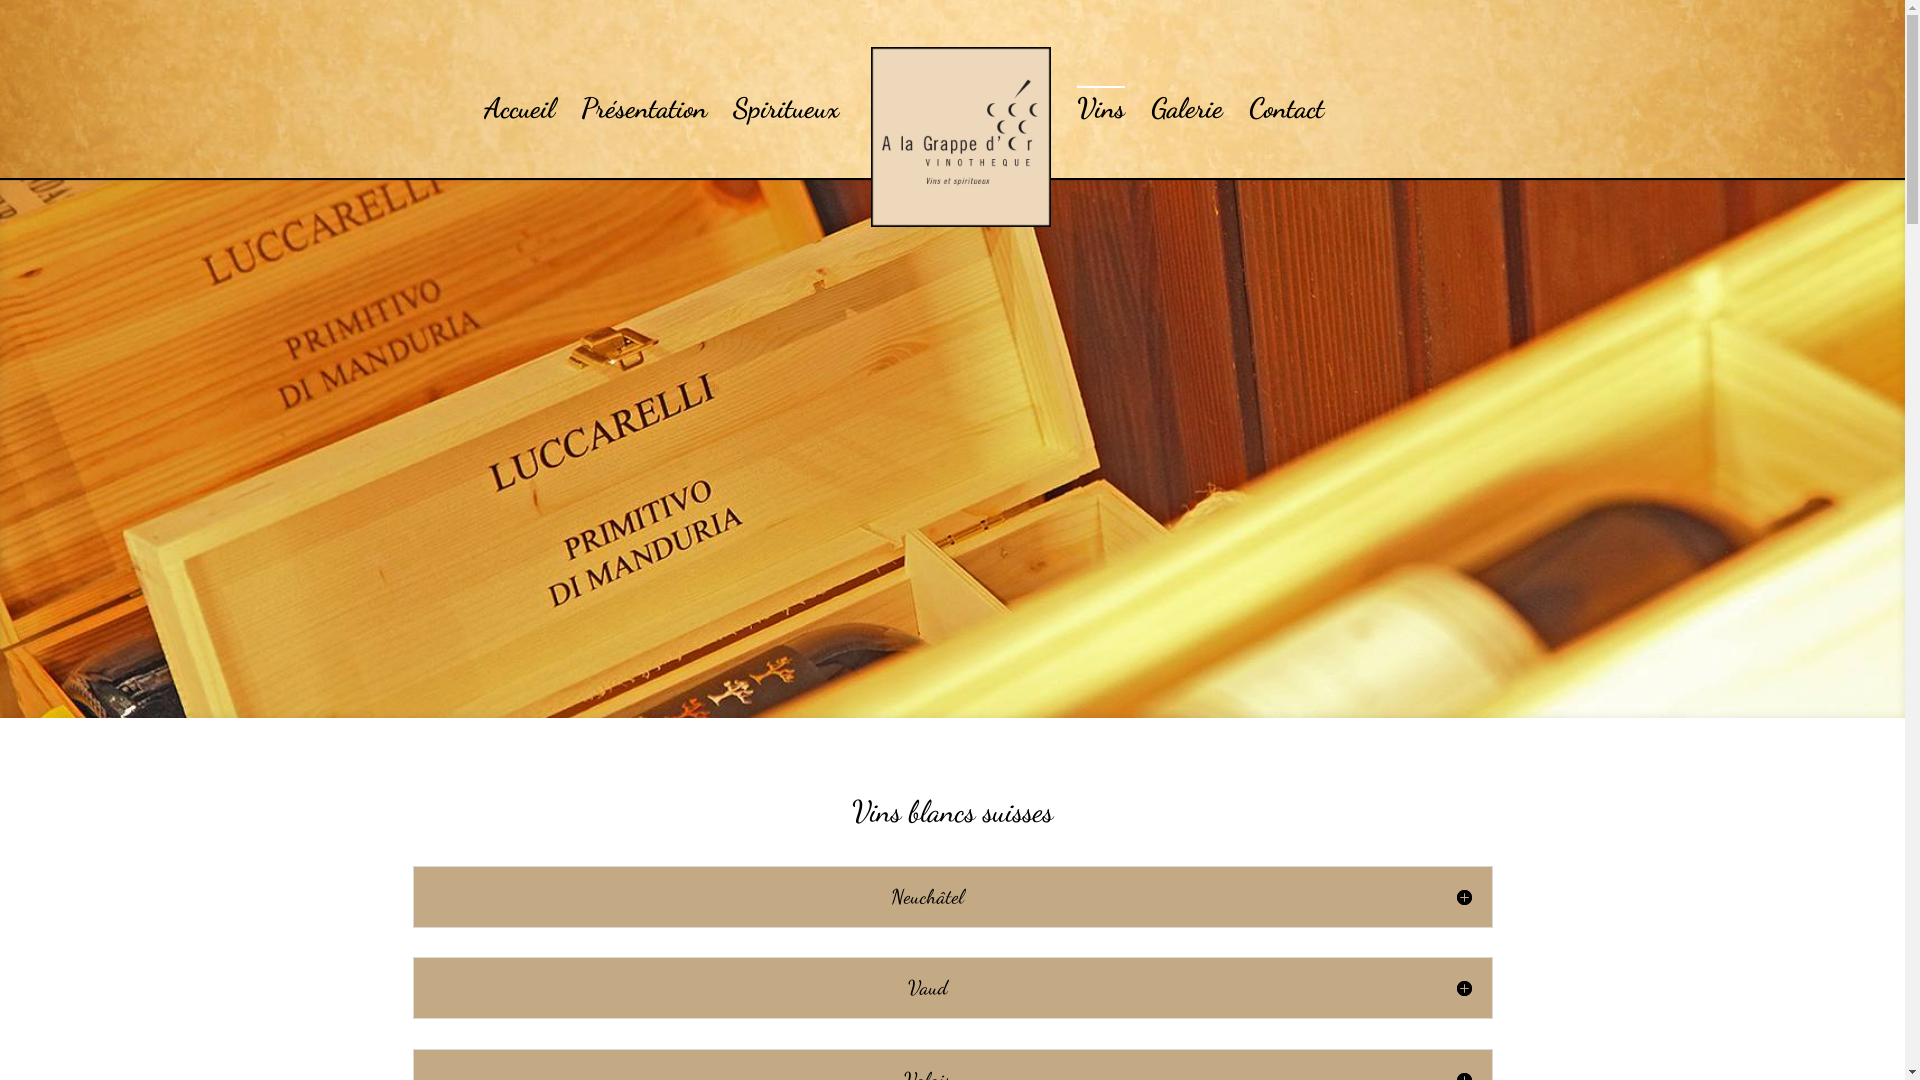 Image resolution: width=1920 pixels, height=1080 pixels. Describe the element at coordinates (1186, 107) in the screenshot. I see `'Galerie'` at that location.